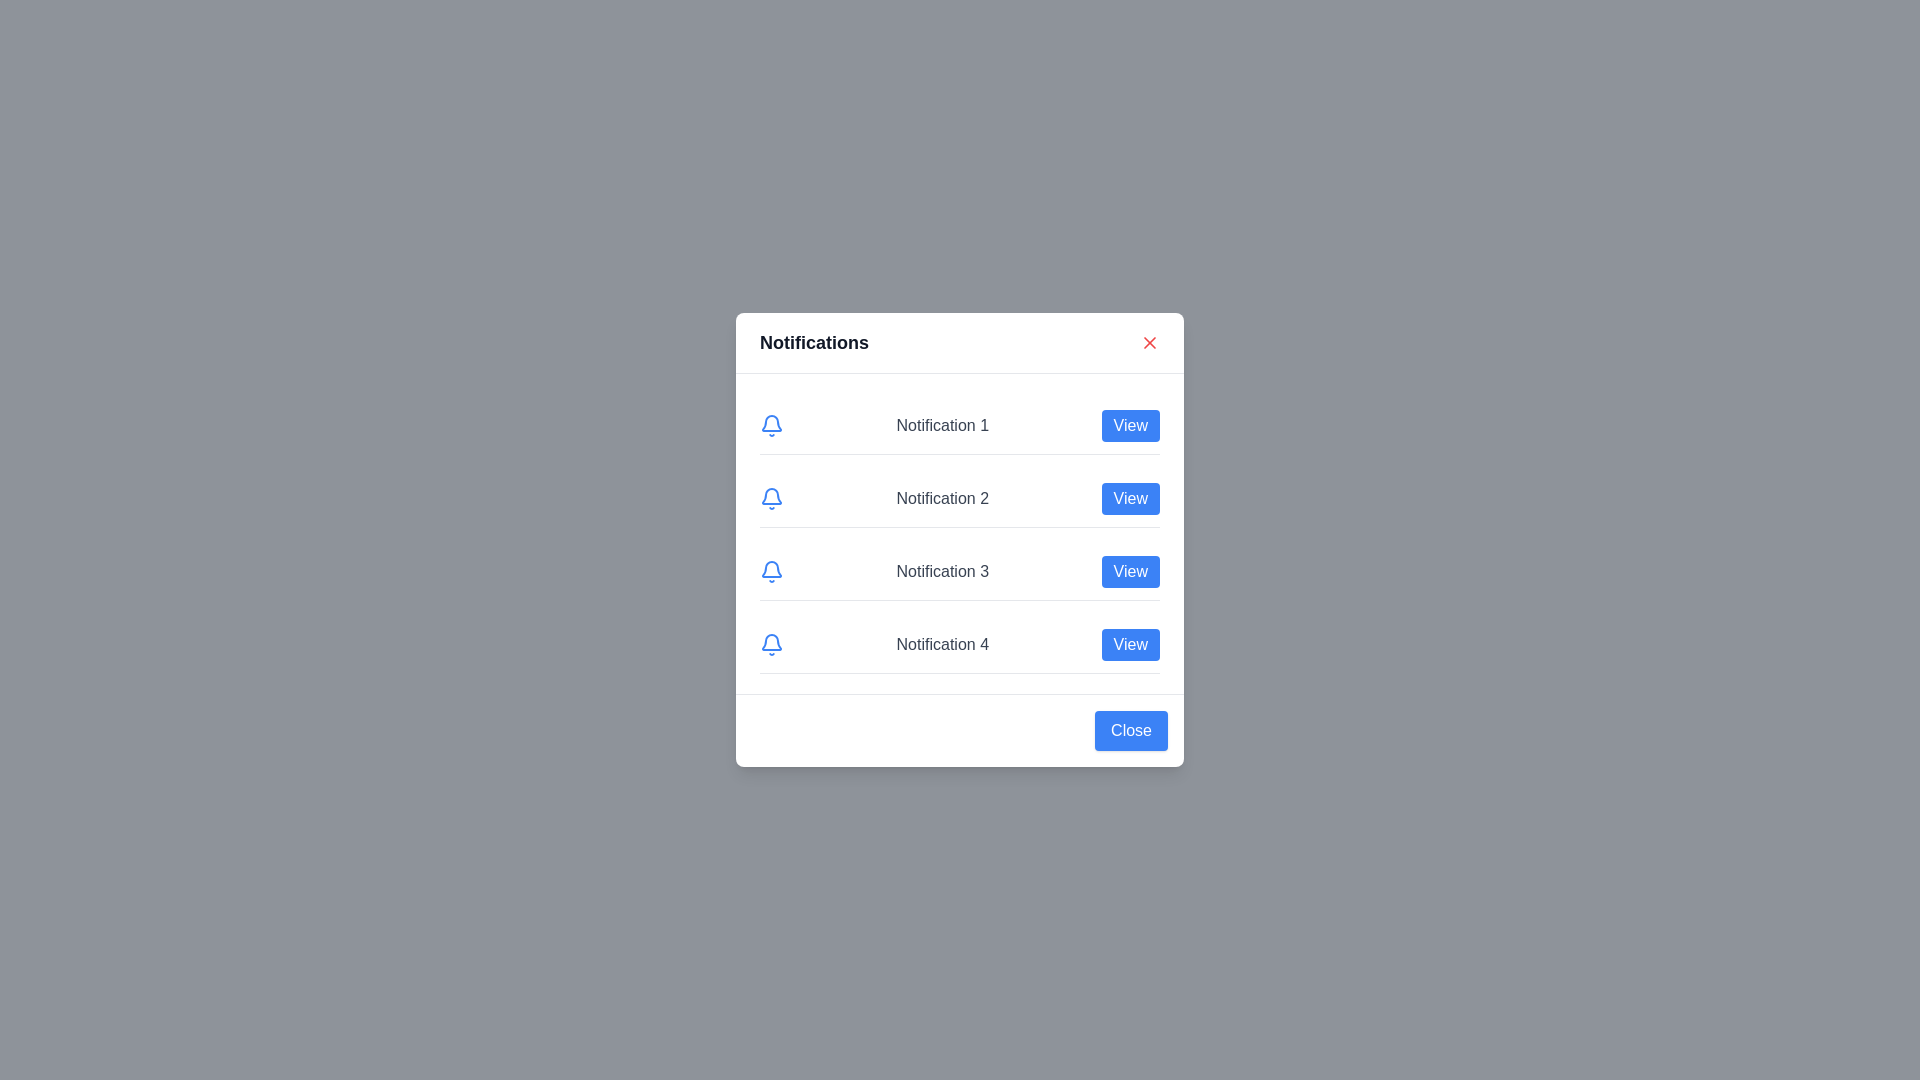 Image resolution: width=1920 pixels, height=1080 pixels. I want to click on the 'View' button corresponding to notification number 2, so click(1130, 497).